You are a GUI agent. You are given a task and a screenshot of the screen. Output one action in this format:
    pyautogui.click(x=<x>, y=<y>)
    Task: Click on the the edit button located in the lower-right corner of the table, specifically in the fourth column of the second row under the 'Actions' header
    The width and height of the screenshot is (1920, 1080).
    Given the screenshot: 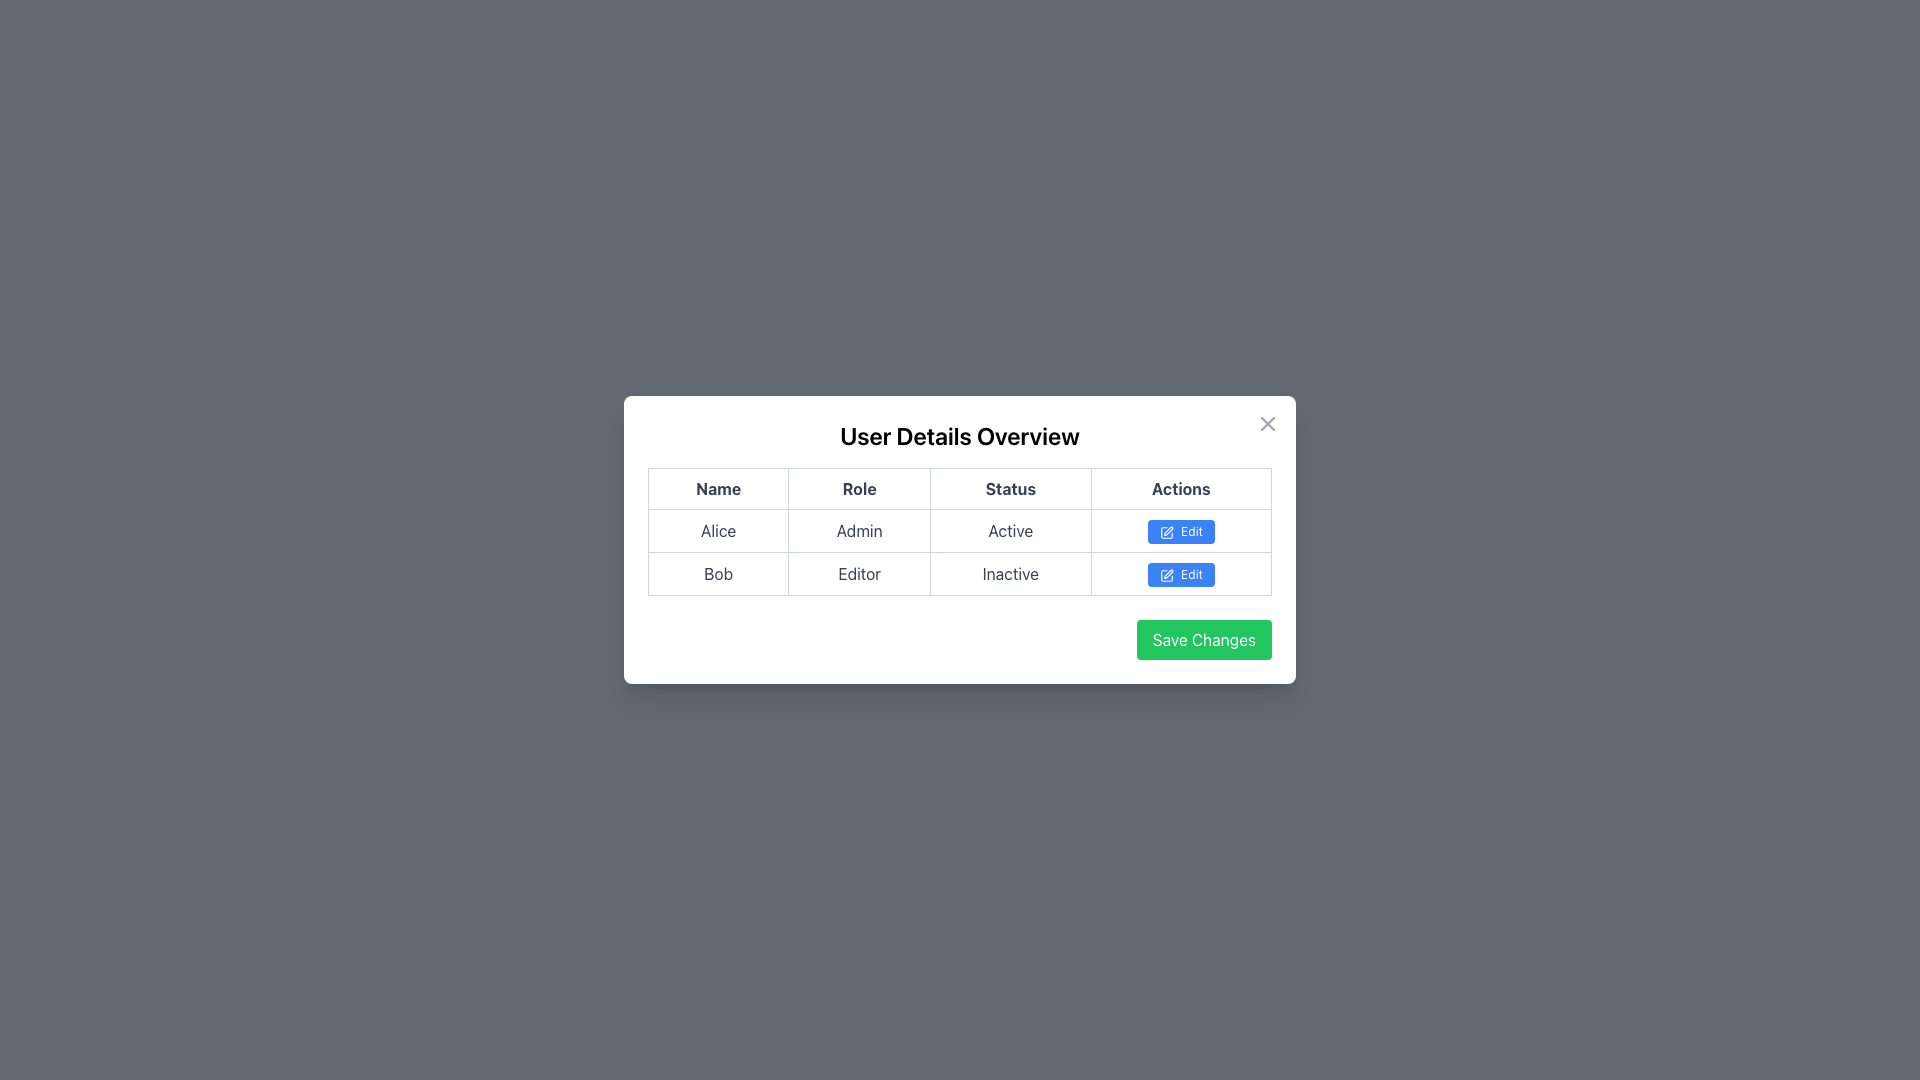 What is the action you would take?
    pyautogui.click(x=1181, y=574)
    